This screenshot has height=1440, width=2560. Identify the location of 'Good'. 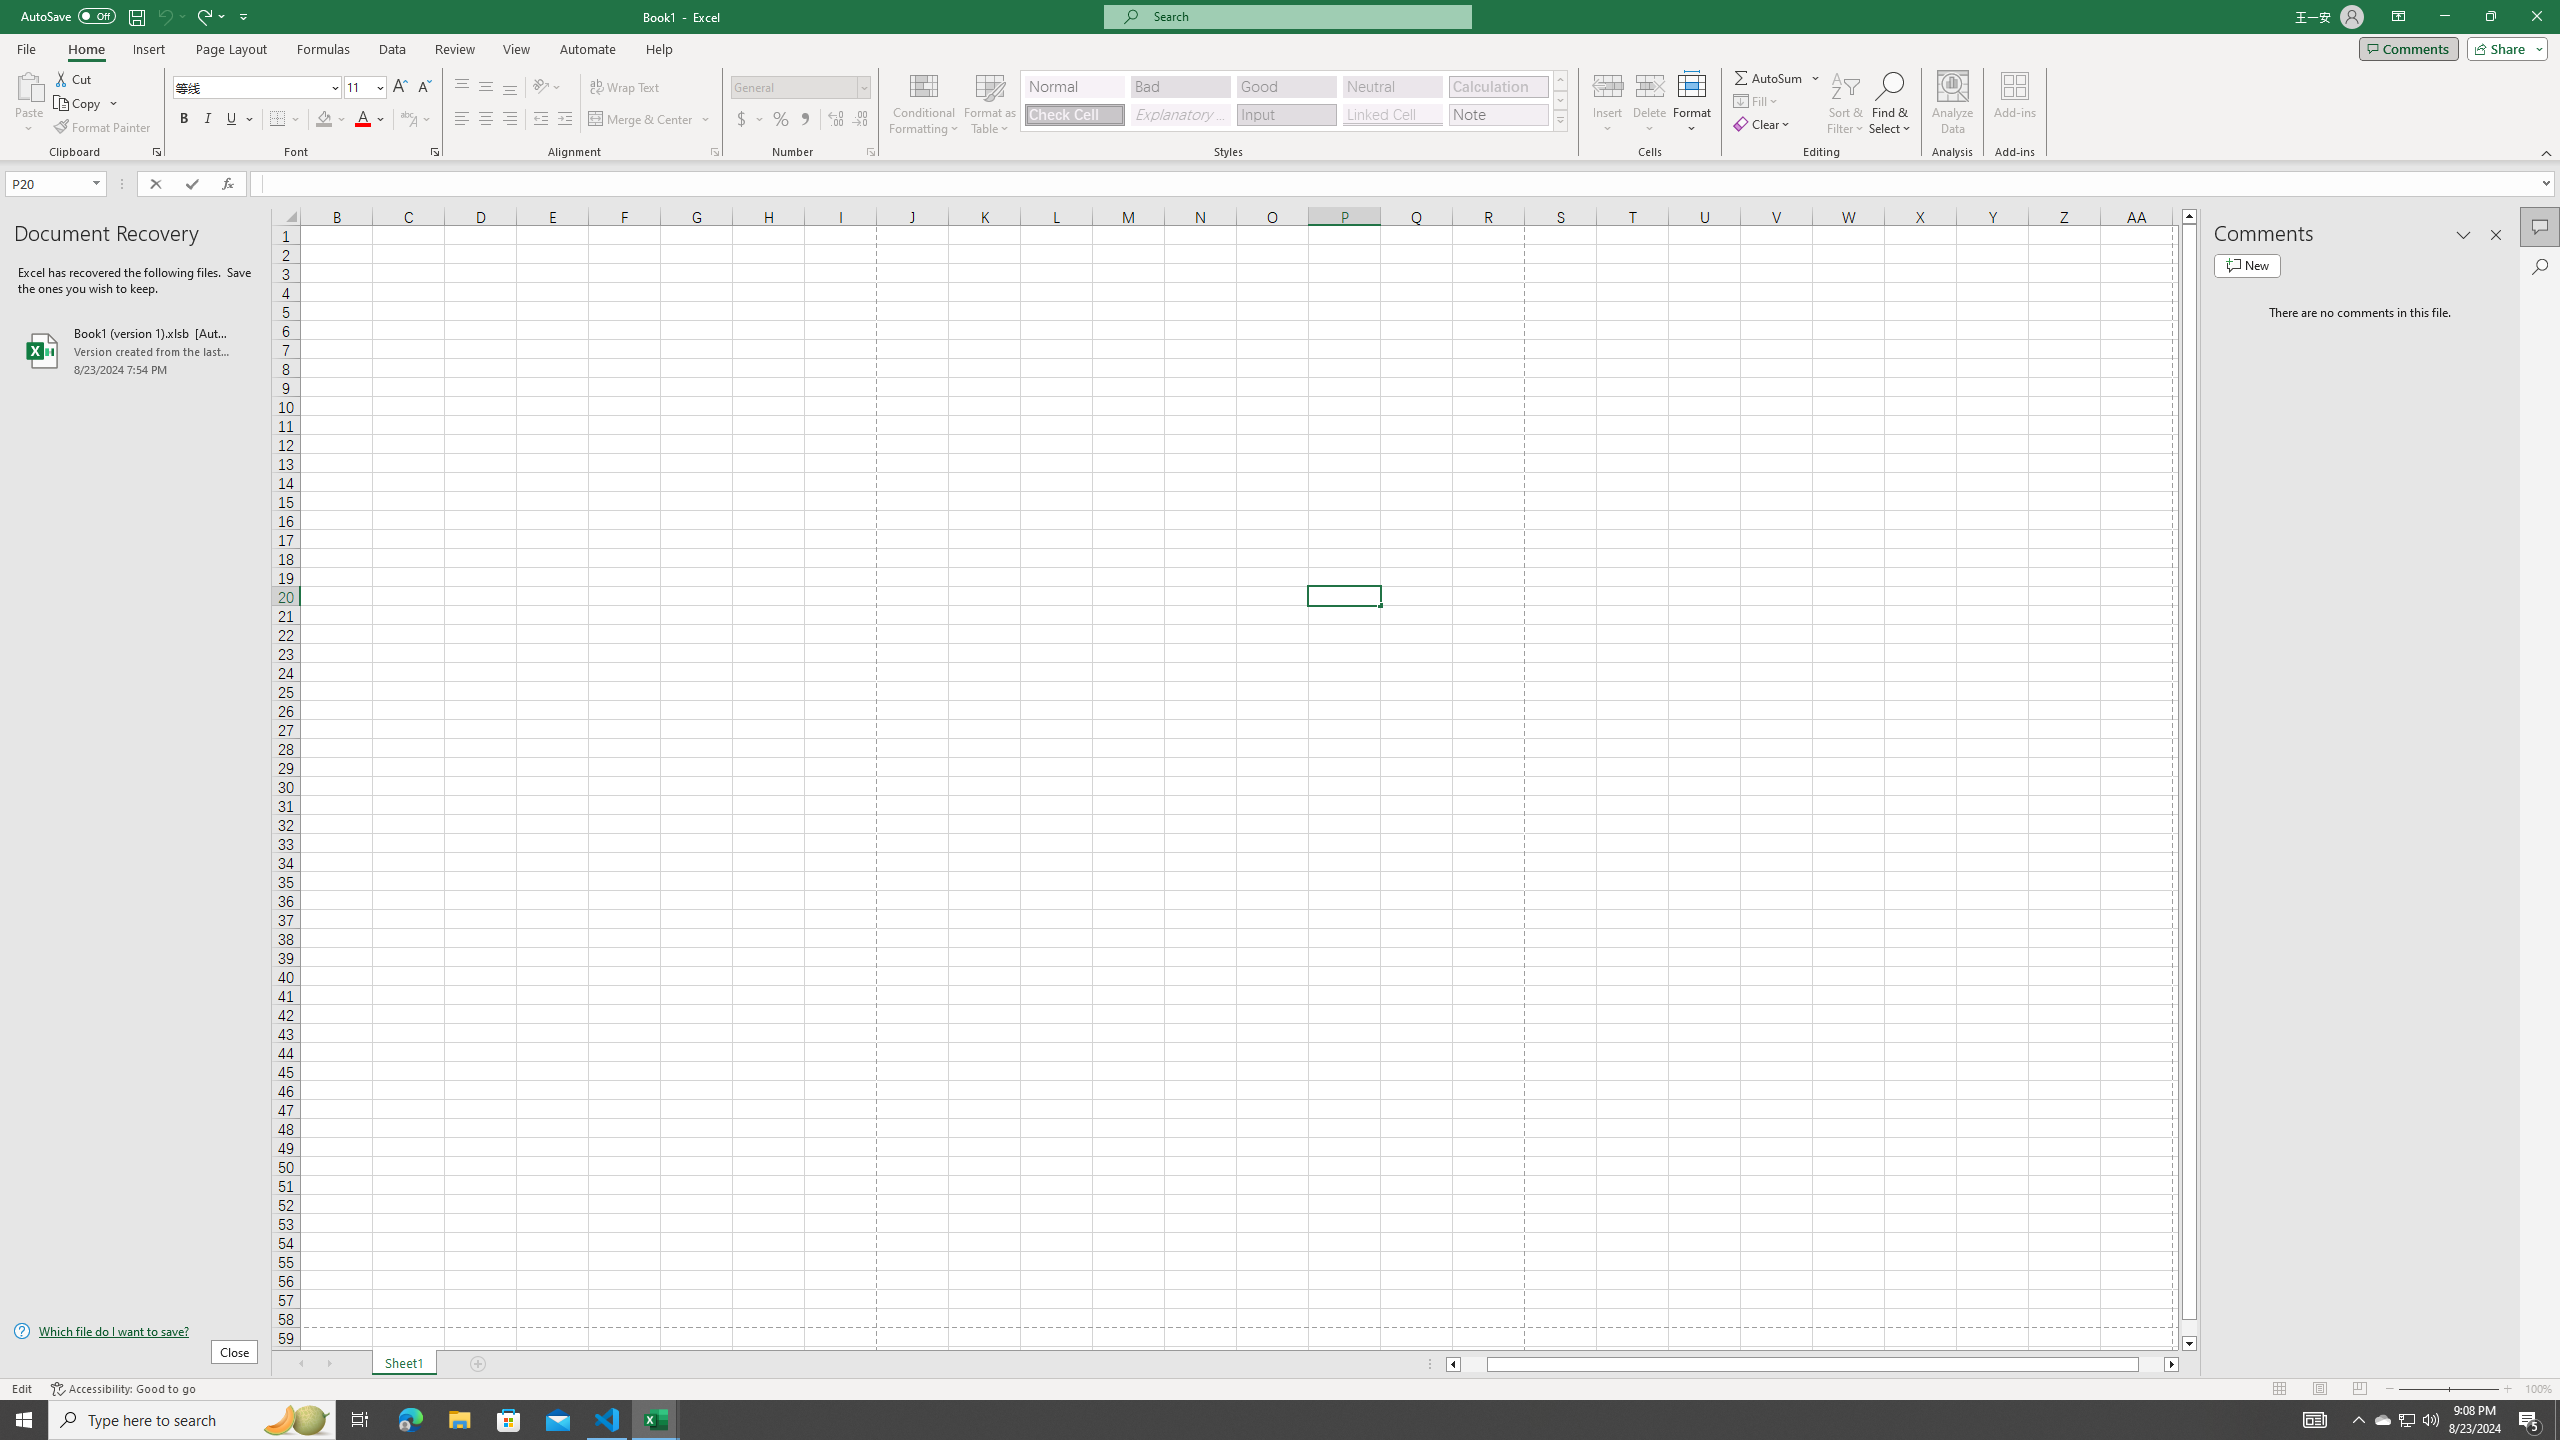
(1285, 87).